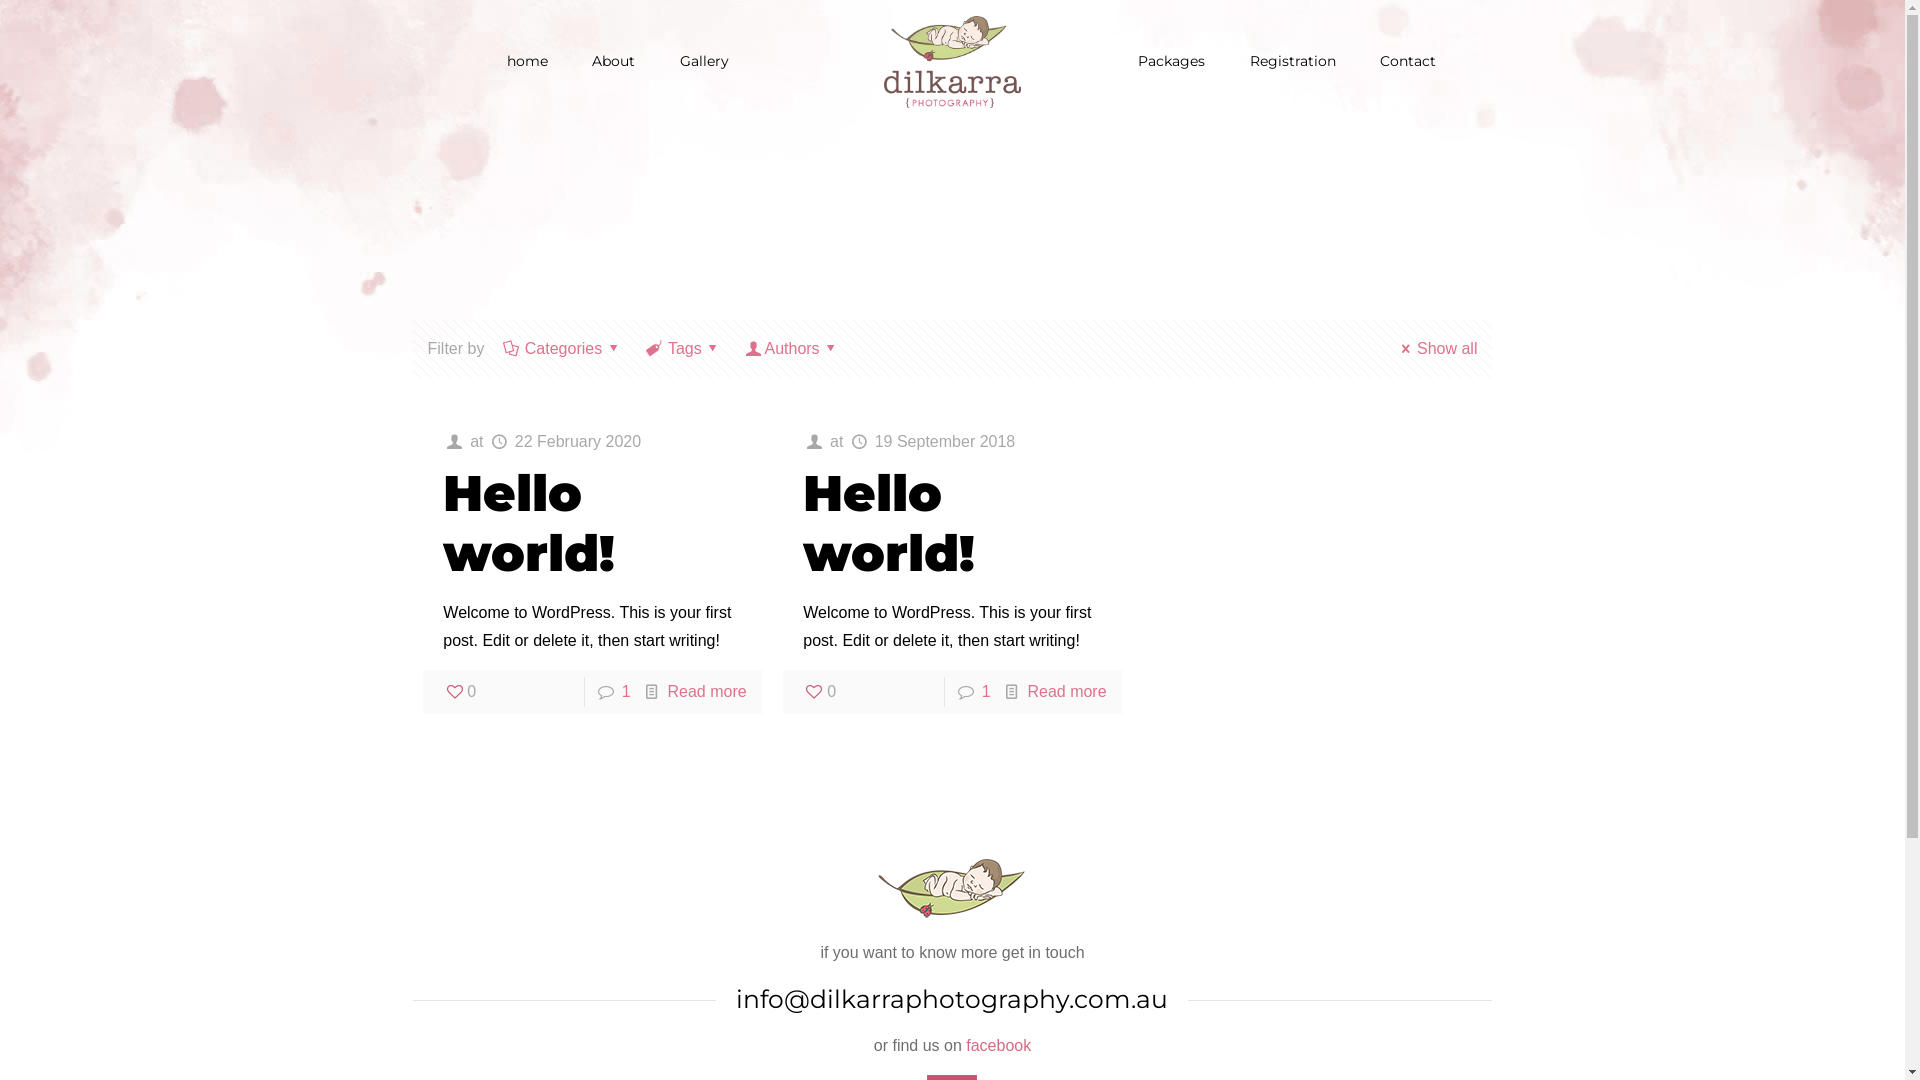 This screenshot has height=1080, width=1920. Describe the element at coordinates (486, 60) in the screenshot. I see `'home'` at that location.